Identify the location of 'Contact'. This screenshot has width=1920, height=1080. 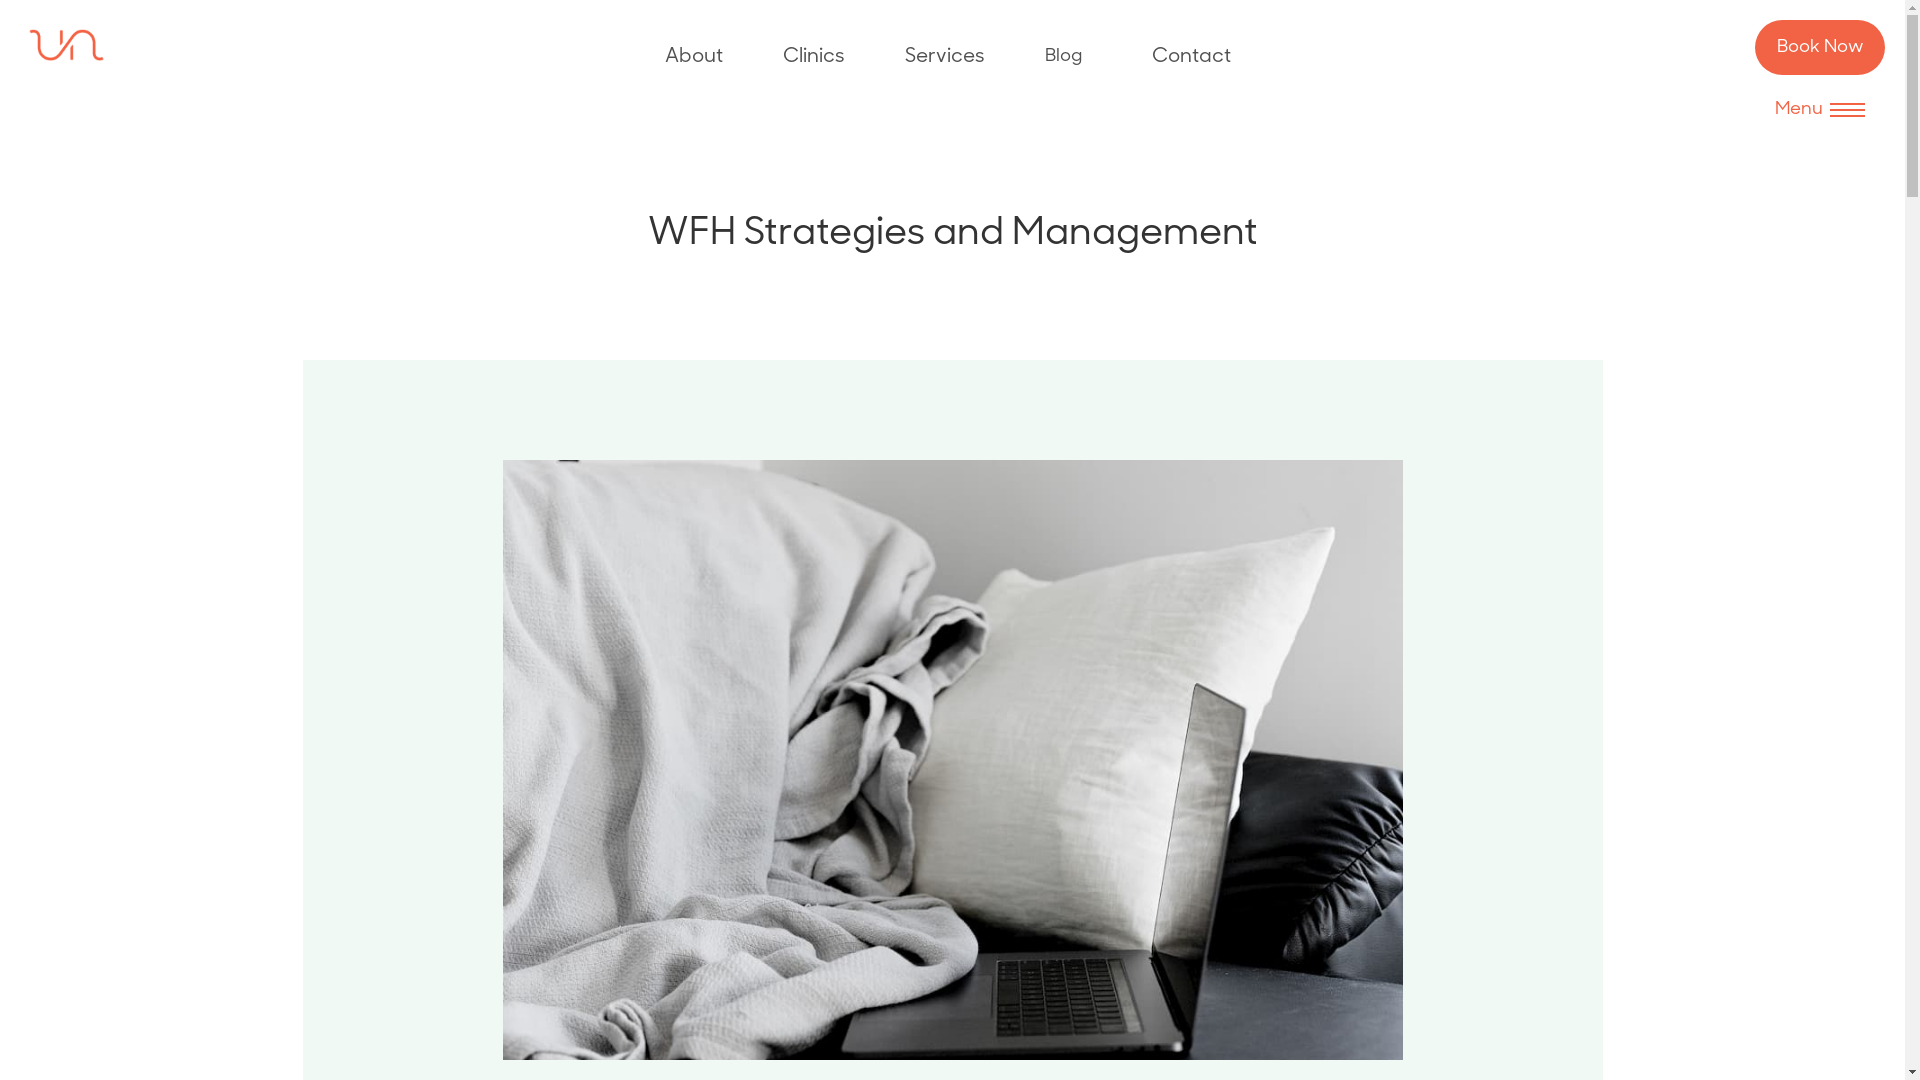
(1191, 56).